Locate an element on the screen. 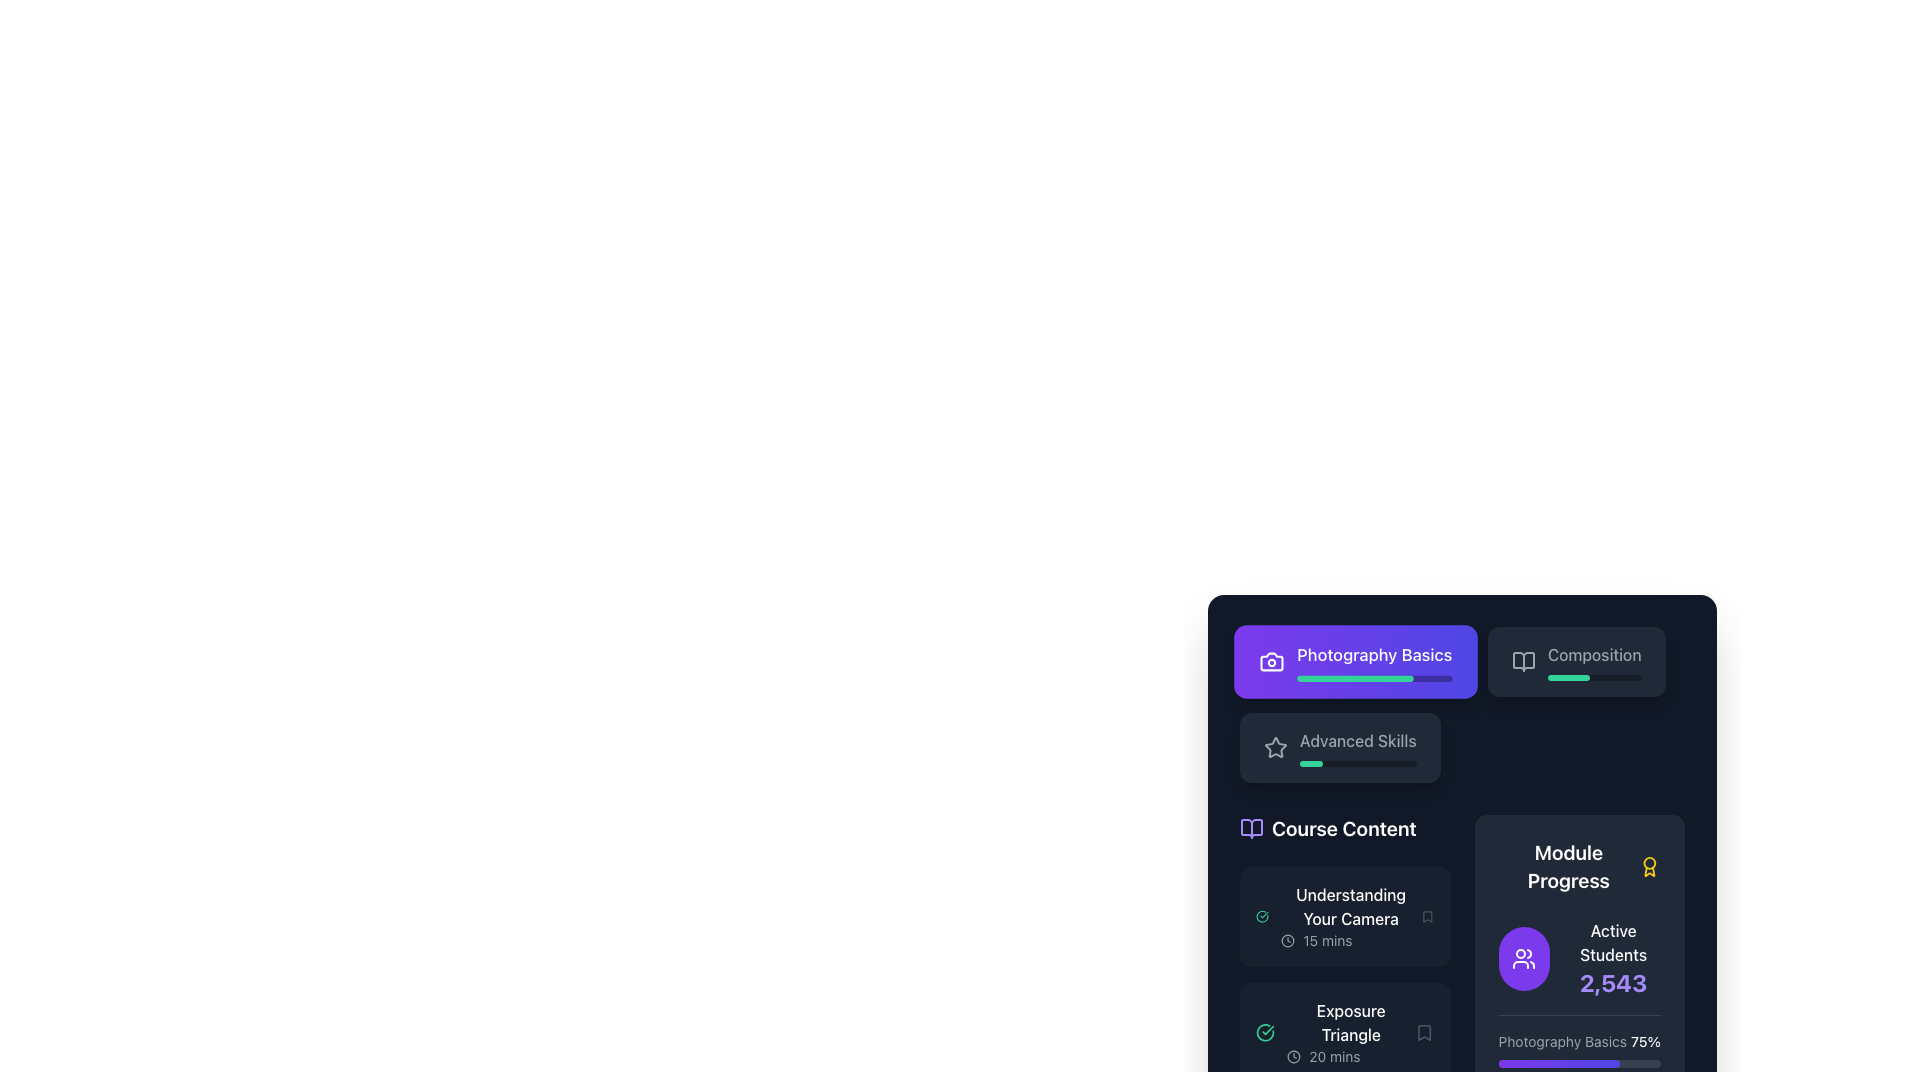 This screenshot has width=1920, height=1080. the completion indicator icon for the 'Exposure Triangle' item located to the left of the text 'Exposure Triangle' in the 'Course Content' section is located at coordinates (1264, 1033).